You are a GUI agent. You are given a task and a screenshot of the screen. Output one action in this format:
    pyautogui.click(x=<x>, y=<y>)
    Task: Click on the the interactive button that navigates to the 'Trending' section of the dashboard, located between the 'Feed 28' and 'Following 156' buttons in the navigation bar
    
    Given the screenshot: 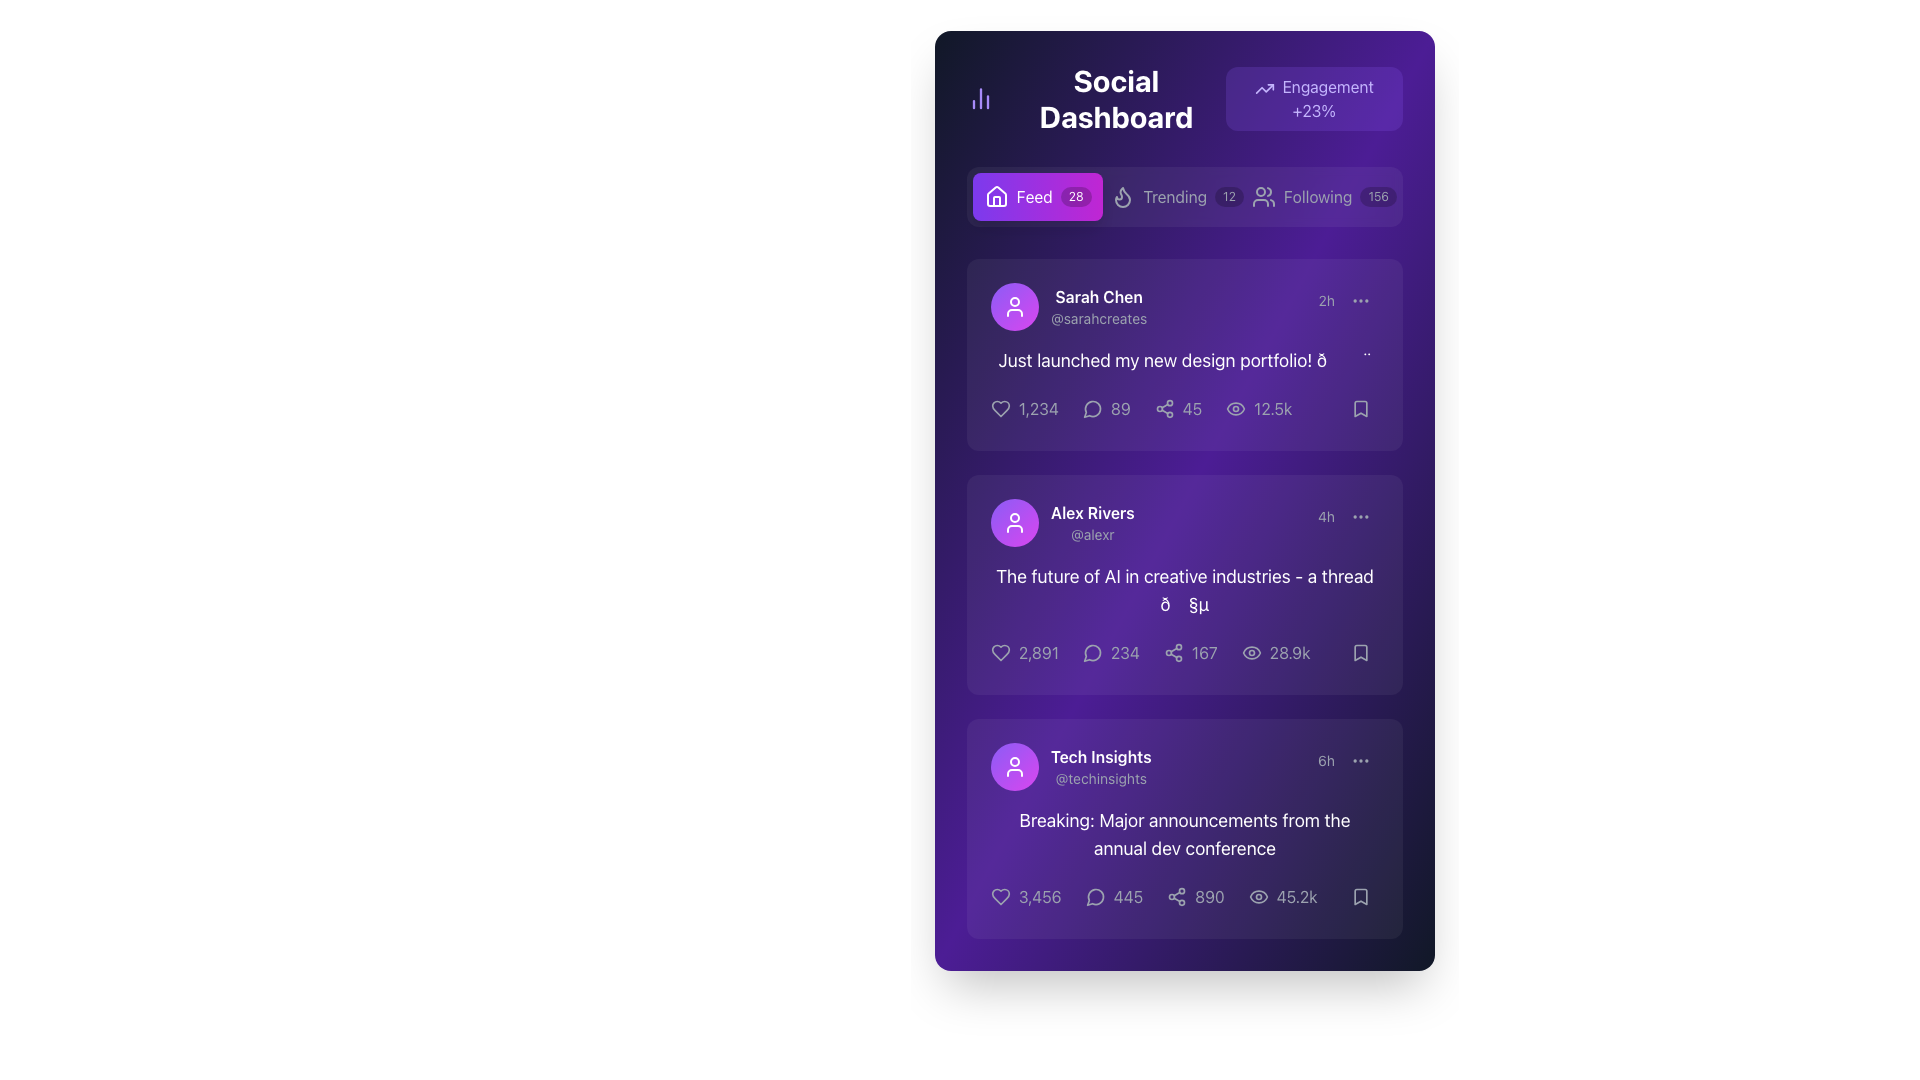 What is the action you would take?
    pyautogui.click(x=1177, y=196)
    